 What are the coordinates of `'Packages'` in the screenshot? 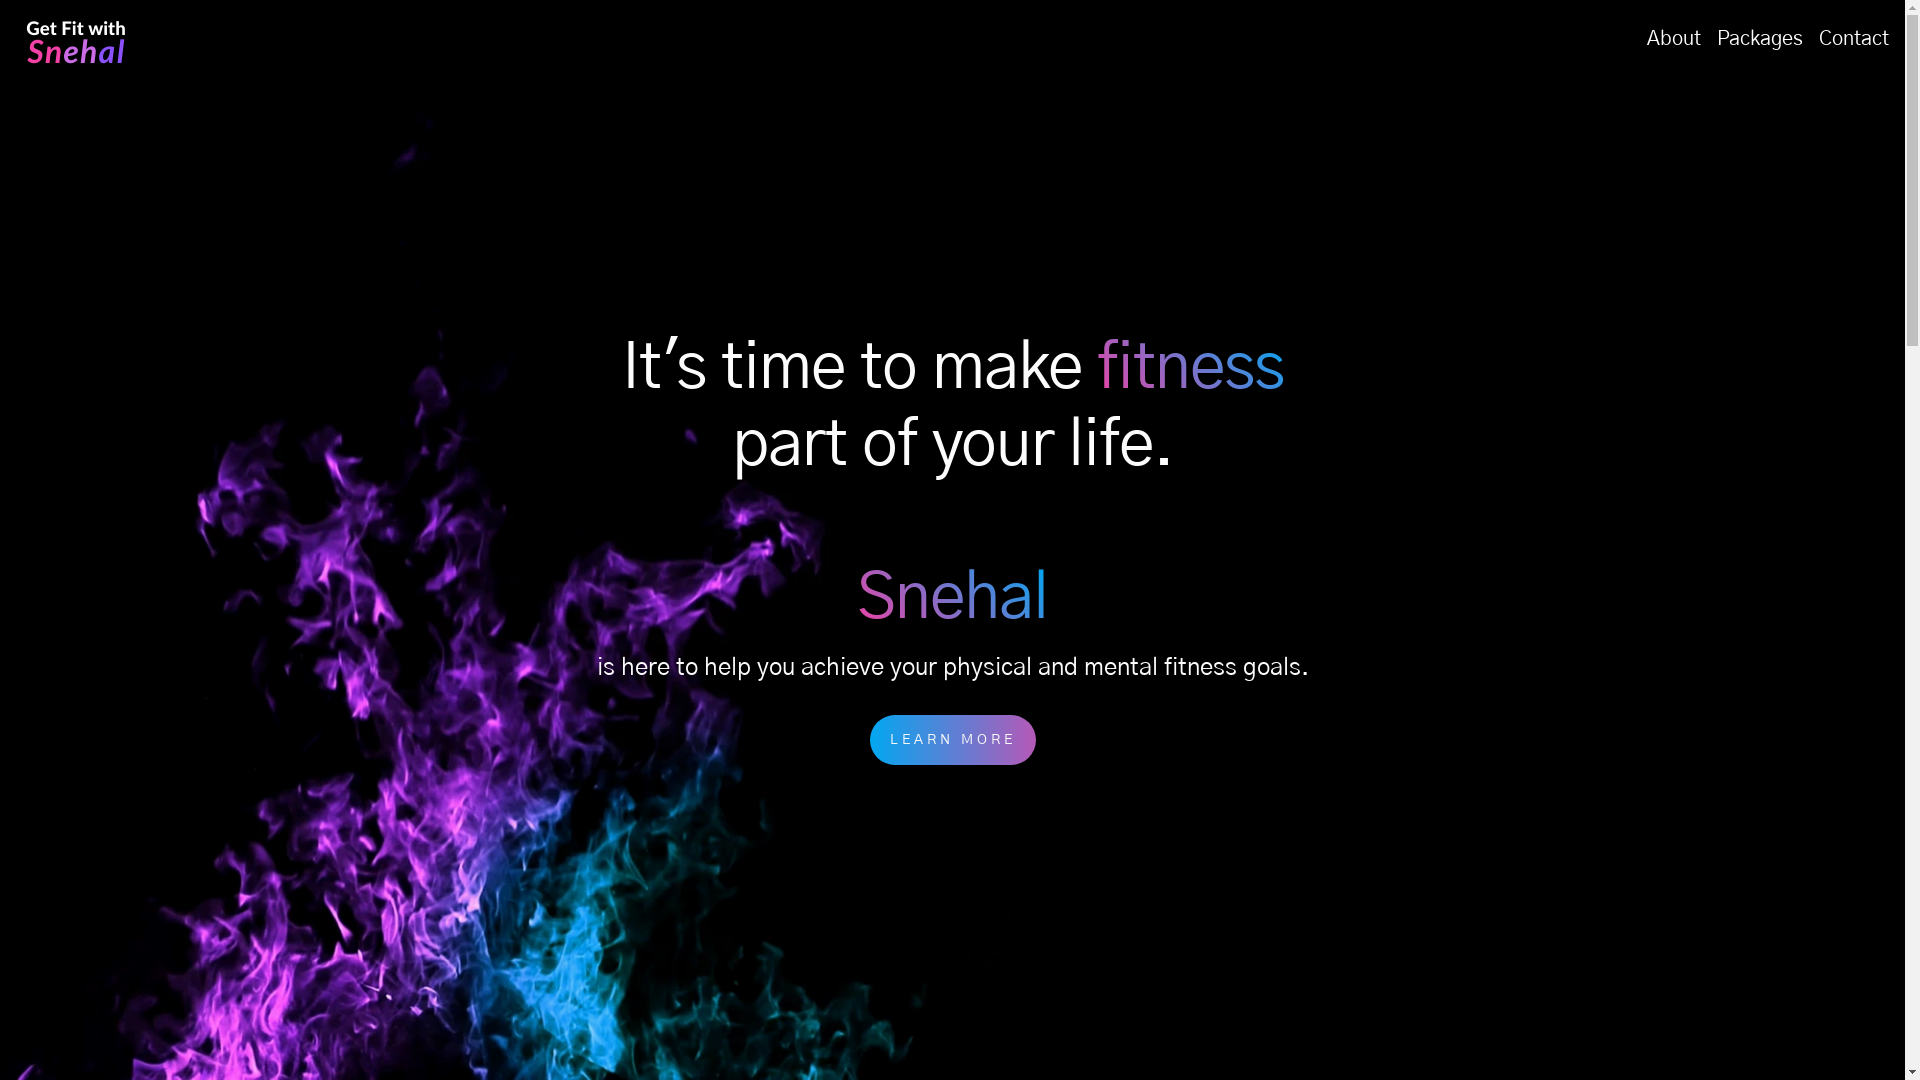 It's located at (1760, 38).